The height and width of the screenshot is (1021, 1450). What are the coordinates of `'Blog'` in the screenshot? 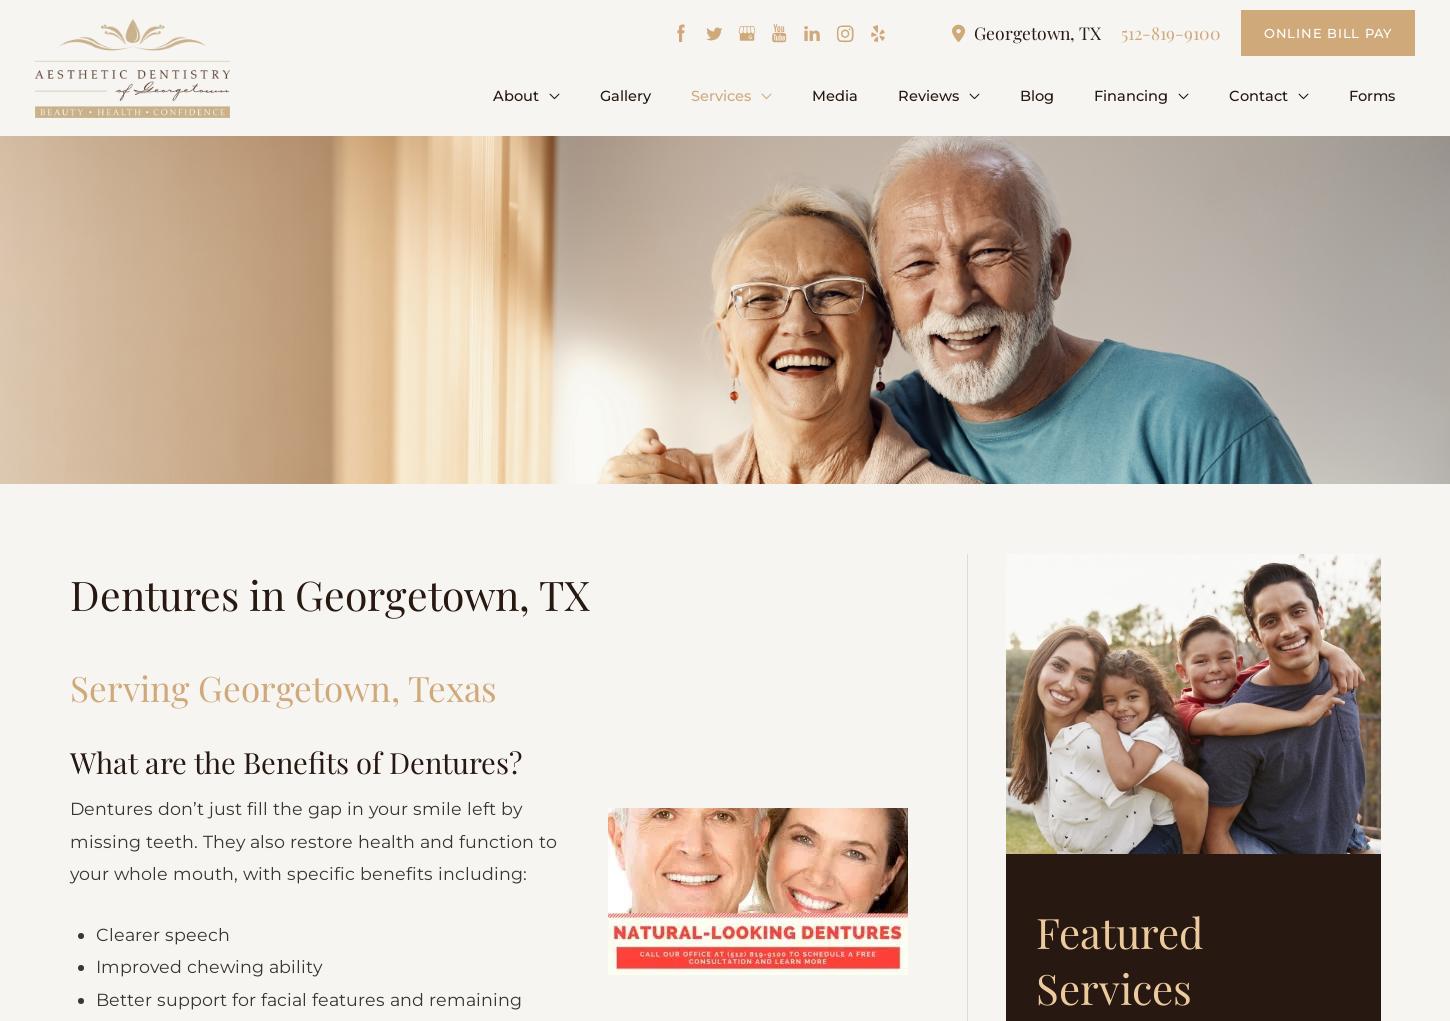 It's located at (1063, 94).